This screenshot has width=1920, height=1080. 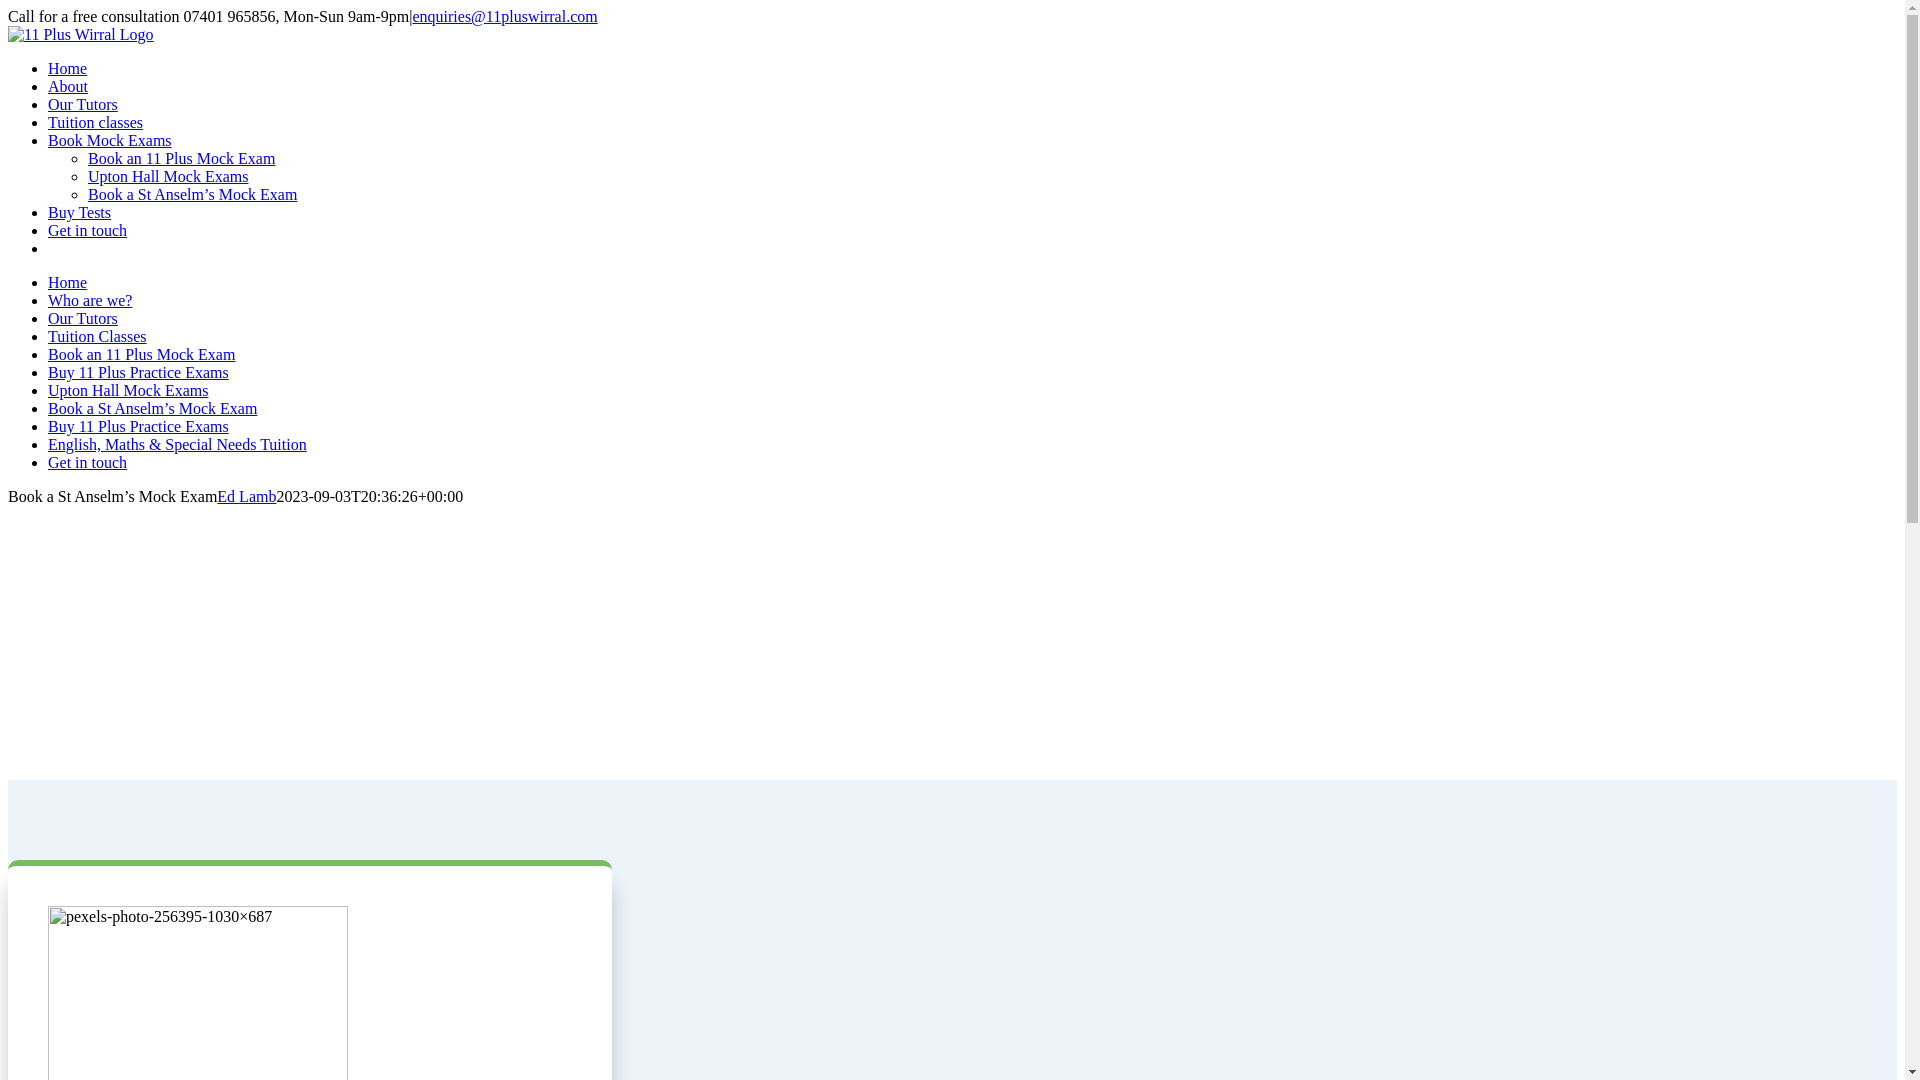 I want to click on 'Book an 11 Plus Mock Exam', so click(x=140, y=353).